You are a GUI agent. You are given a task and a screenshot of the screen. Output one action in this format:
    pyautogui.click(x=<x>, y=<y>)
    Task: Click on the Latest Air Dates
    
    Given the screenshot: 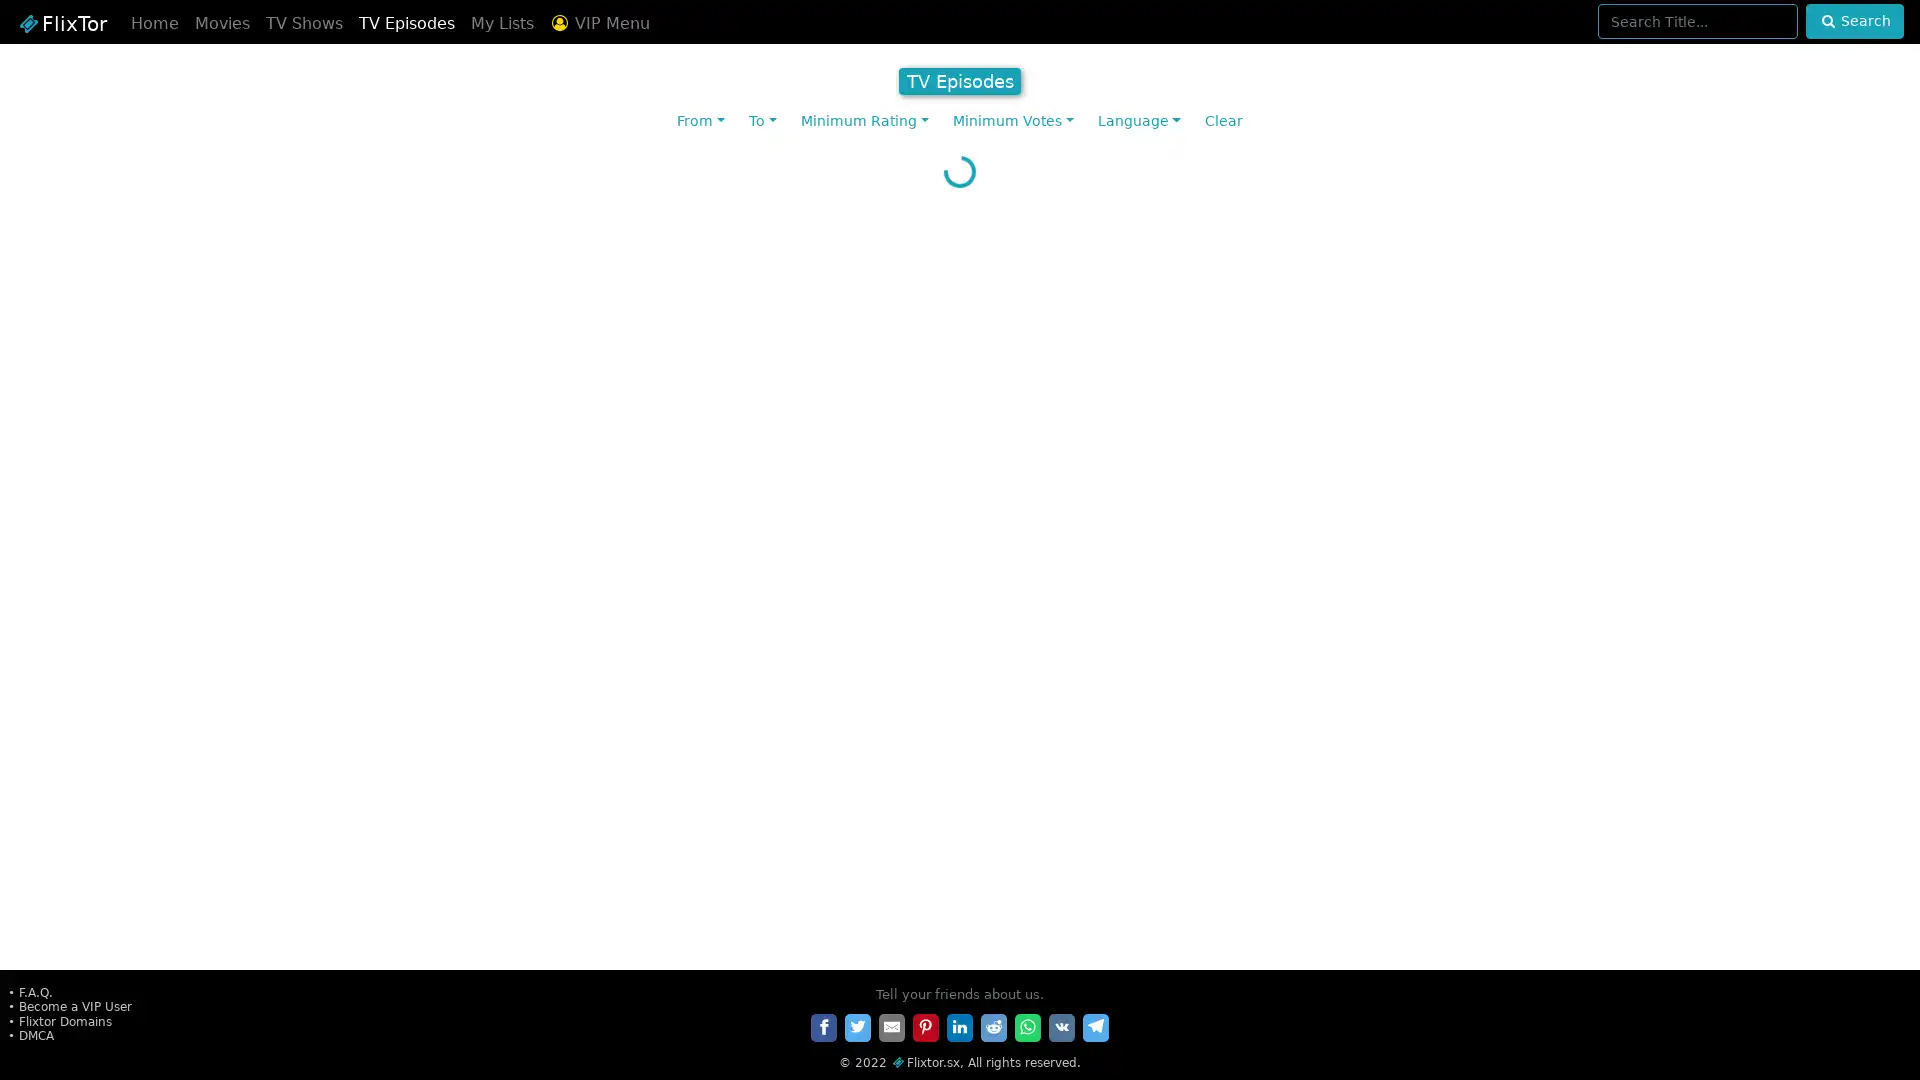 What is the action you would take?
    pyautogui.click(x=960, y=162)
    